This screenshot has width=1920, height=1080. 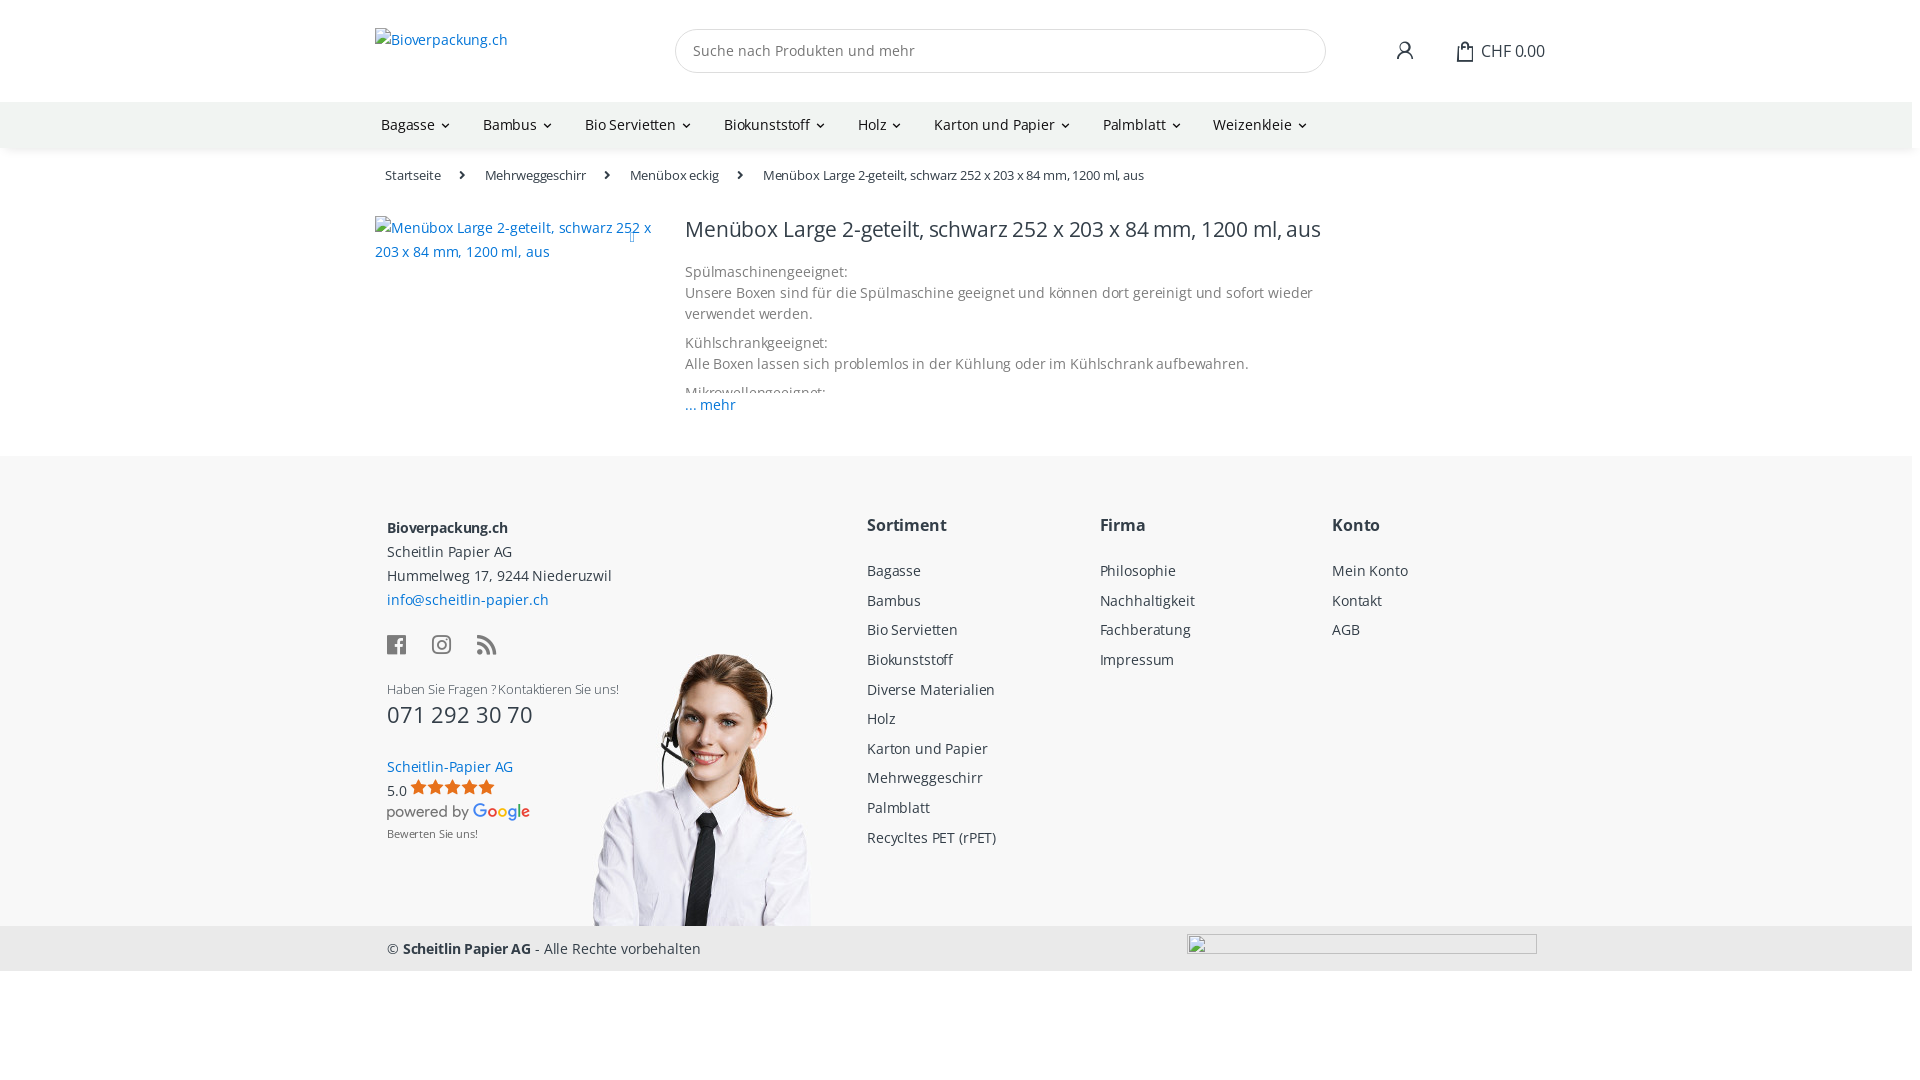 I want to click on 'Recycltes PET (rPET)', so click(x=867, y=837).